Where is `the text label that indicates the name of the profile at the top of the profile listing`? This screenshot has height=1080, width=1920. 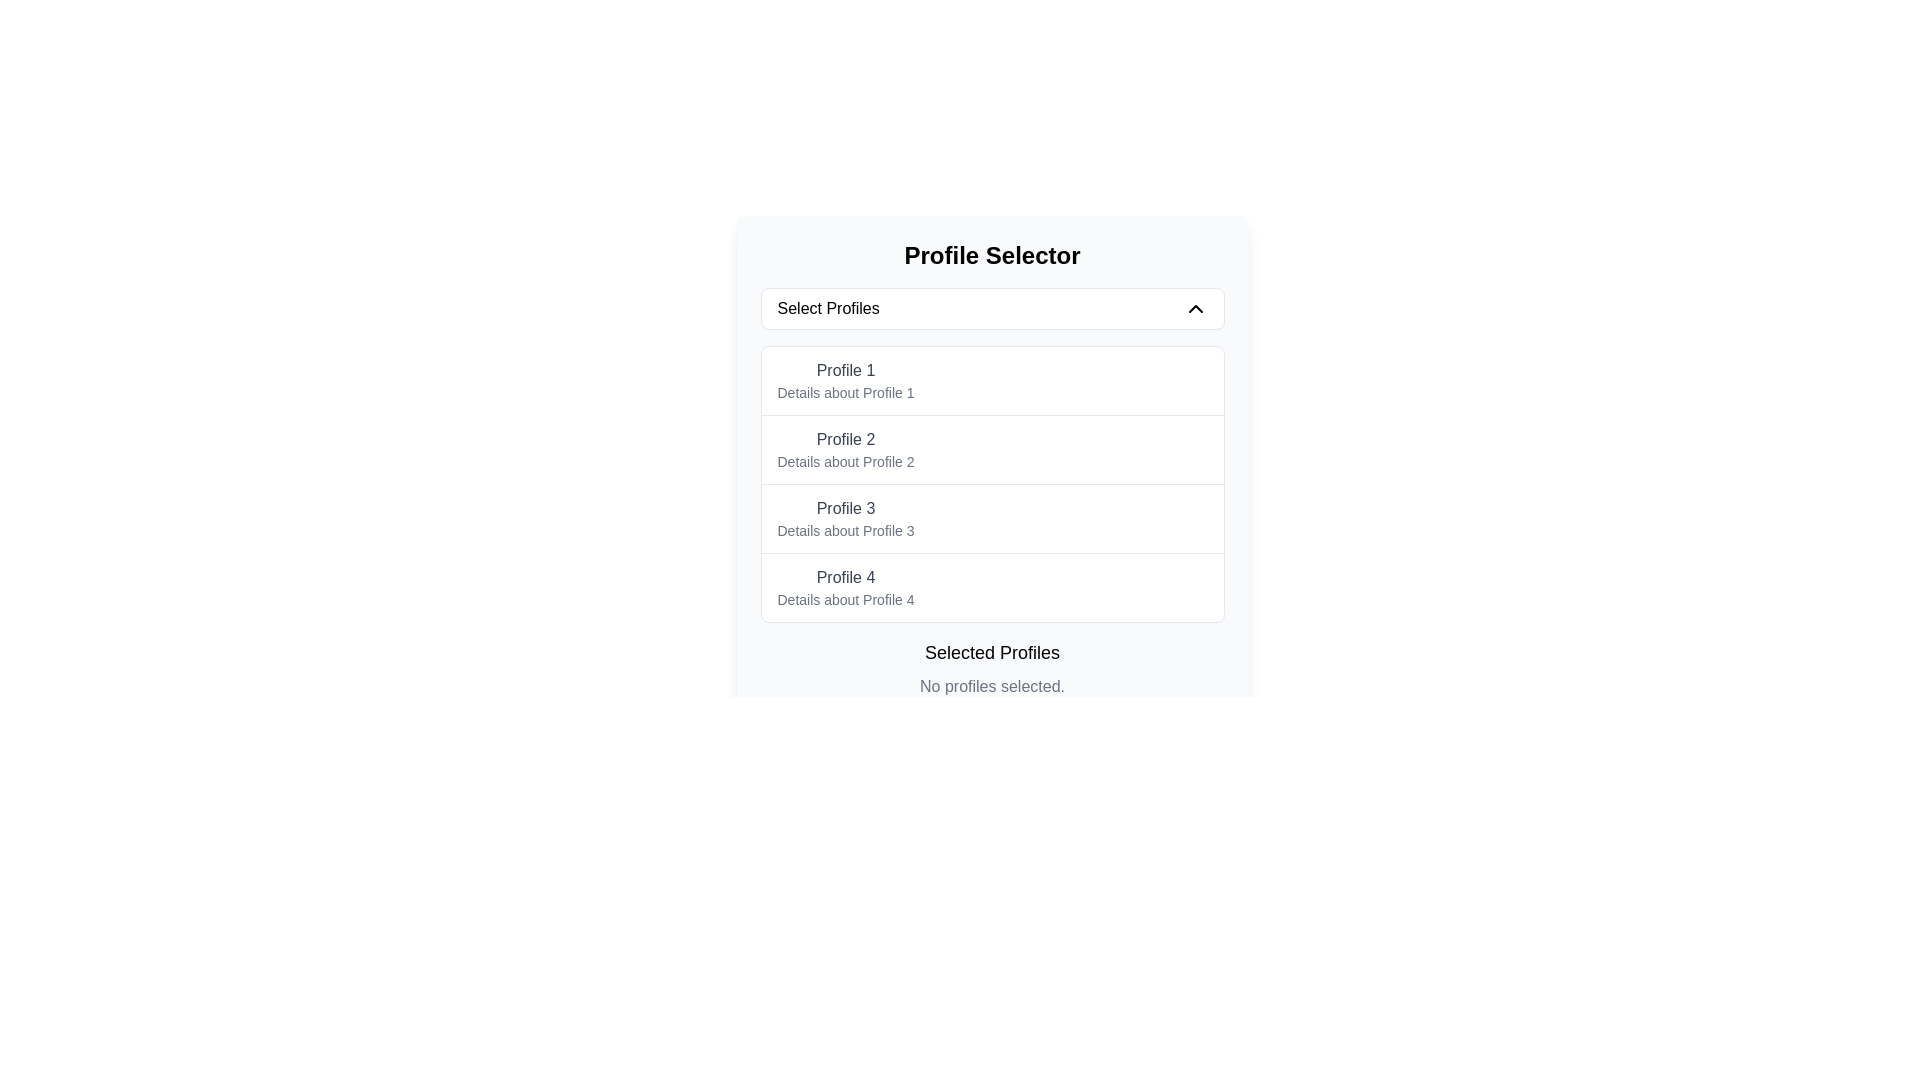
the text label that indicates the name of the profile at the top of the profile listing is located at coordinates (845, 370).